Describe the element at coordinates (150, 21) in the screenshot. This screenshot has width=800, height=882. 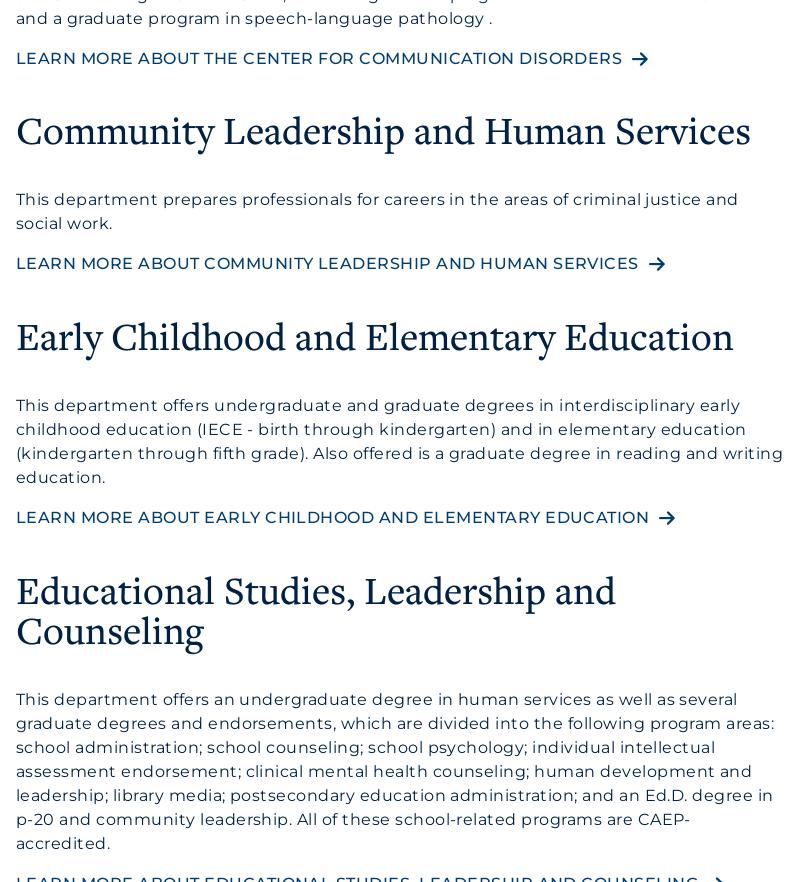
I see `'Canvas Login'` at that location.